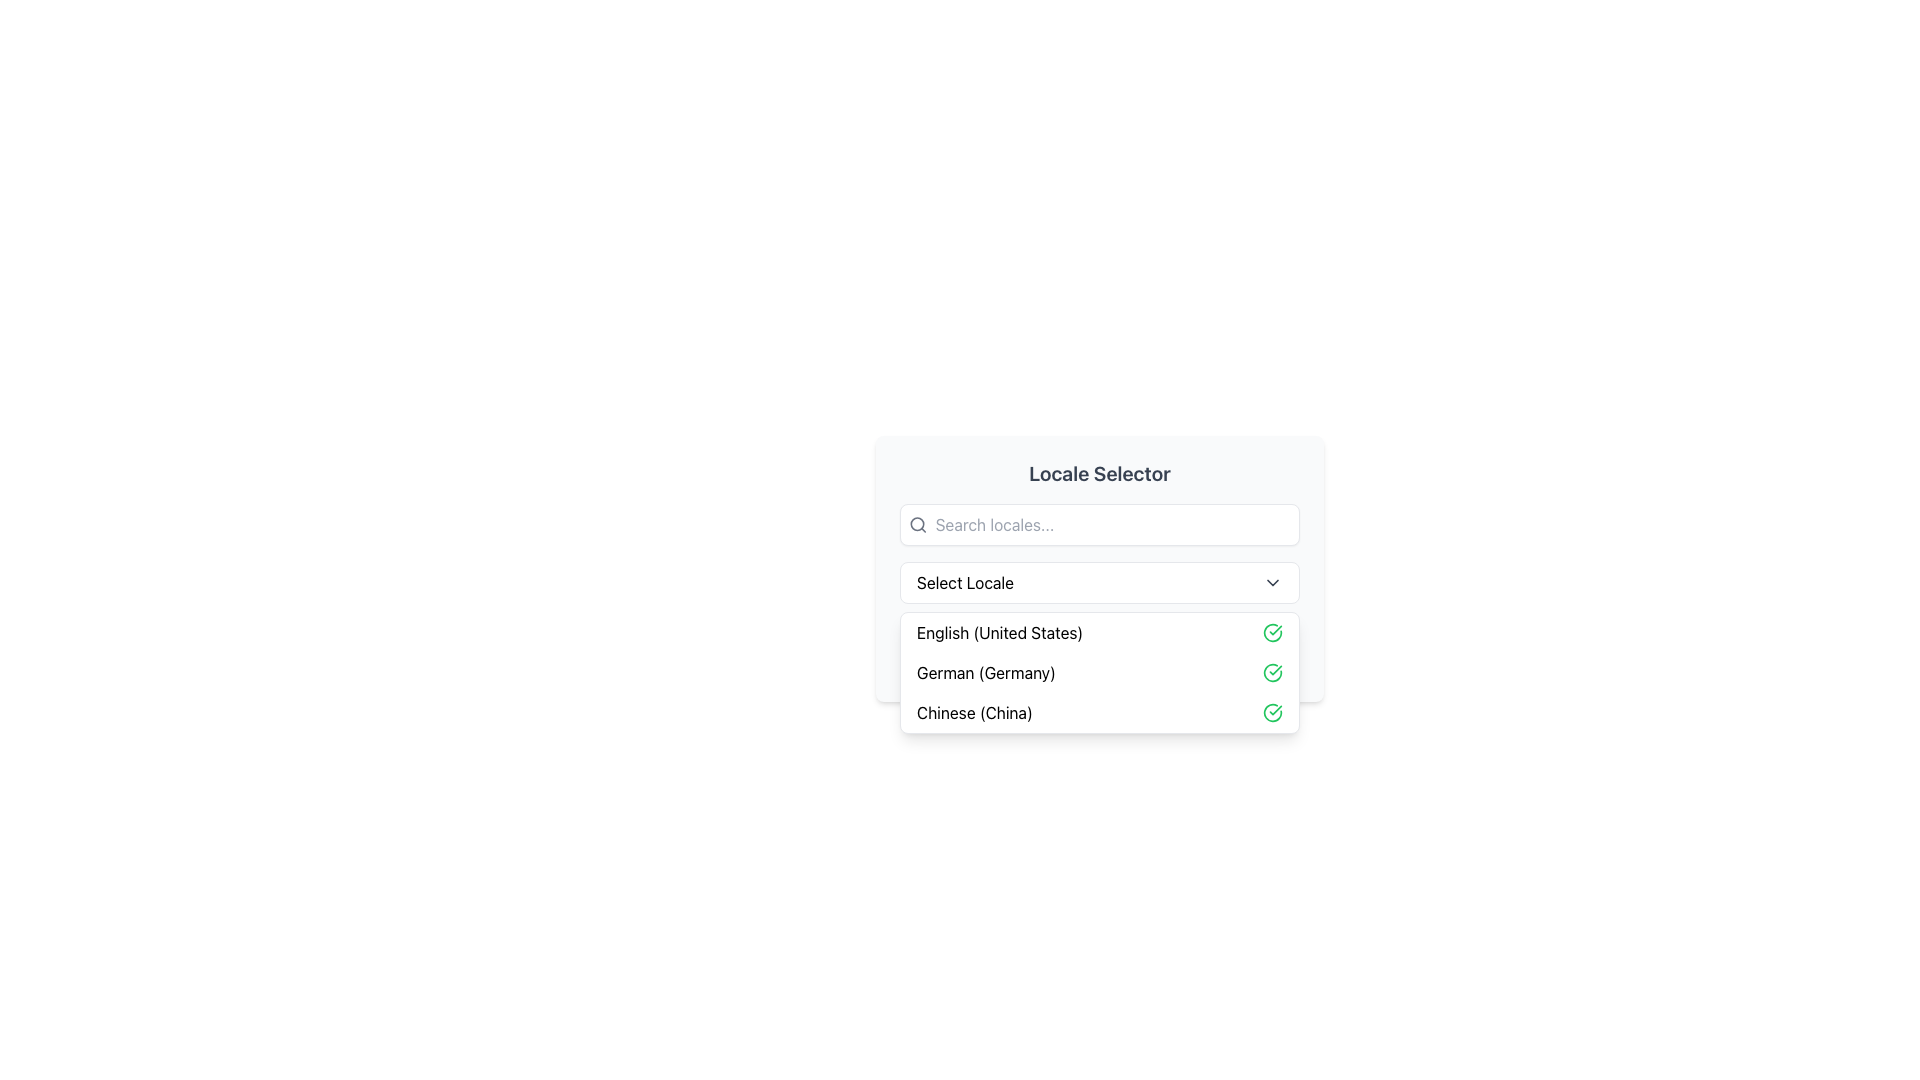 This screenshot has height=1080, width=1920. Describe the element at coordinates (1271, 672) in the screenshot. I see `the icon indicating that 'German (Germany)' is currently selected to deselect it` at that location.